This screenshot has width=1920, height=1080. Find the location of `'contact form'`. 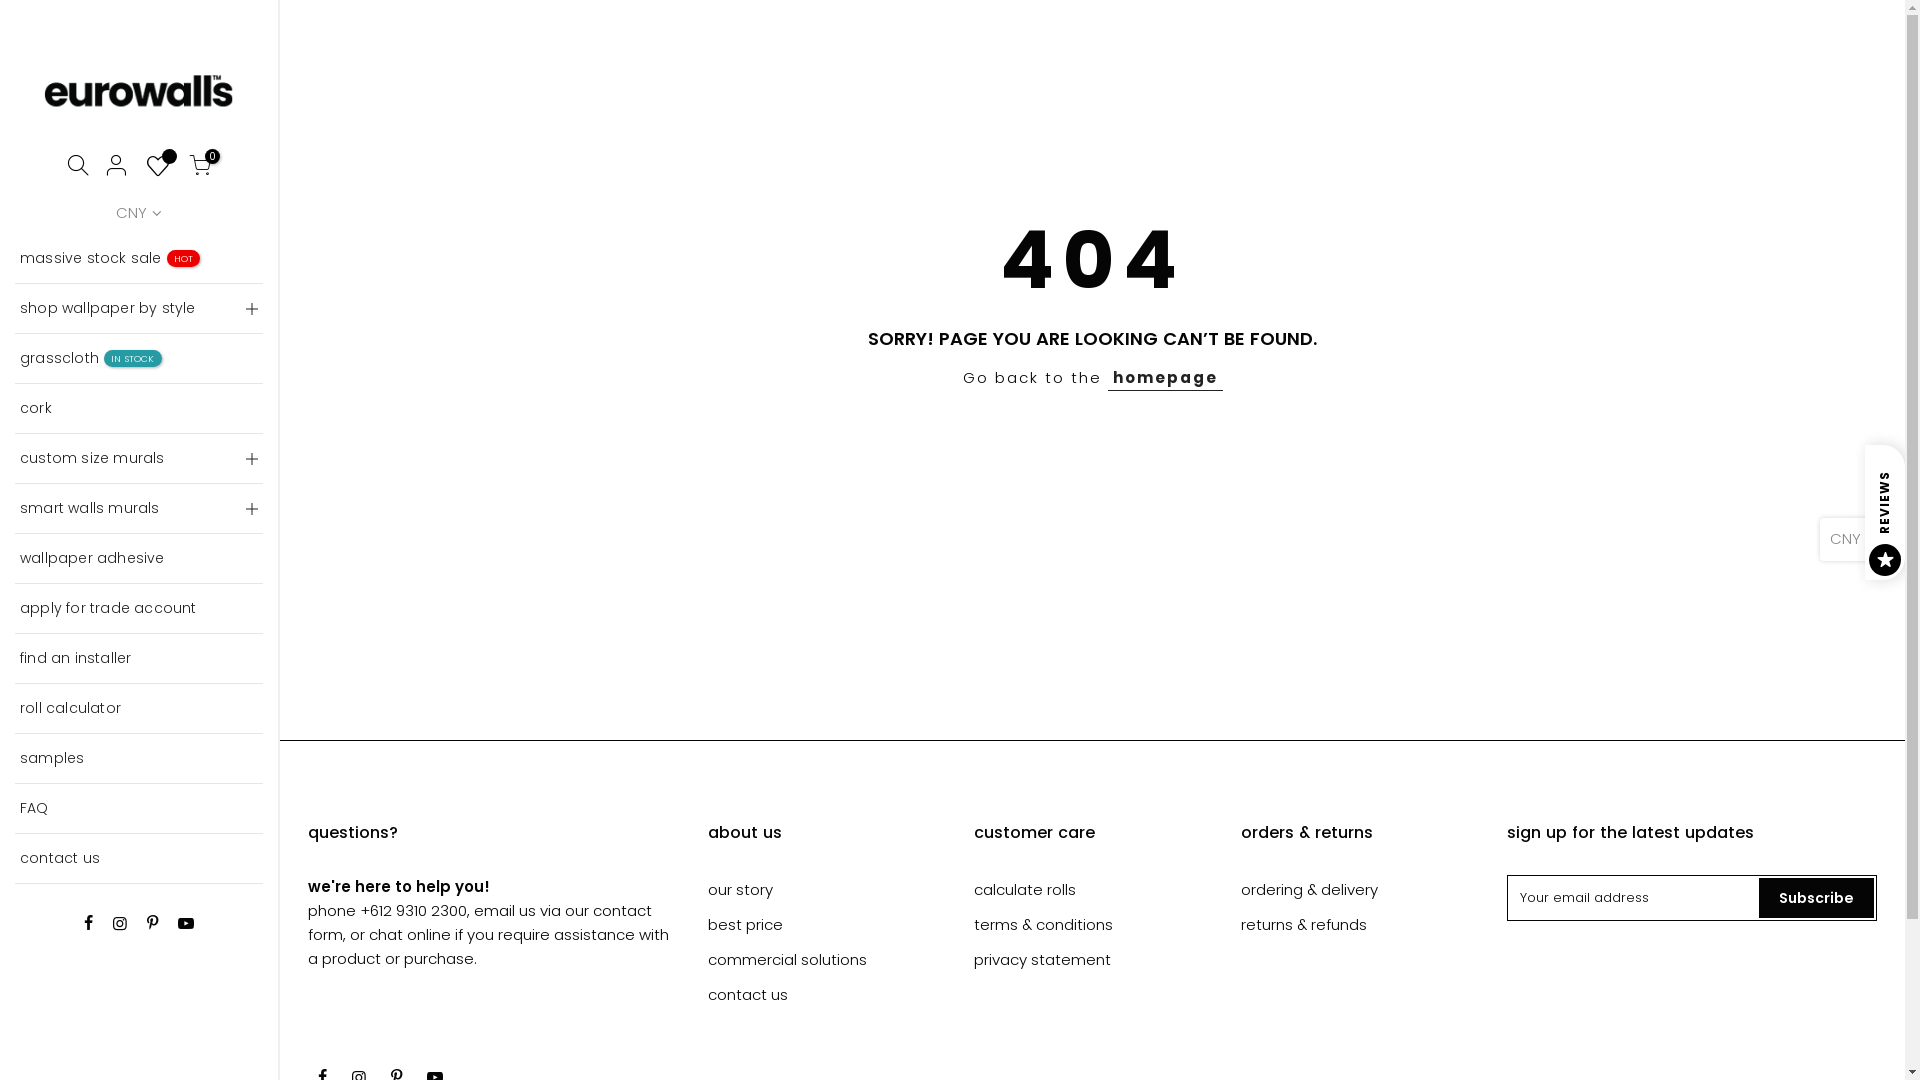

'contact form' is located at coordinates (480, 922).